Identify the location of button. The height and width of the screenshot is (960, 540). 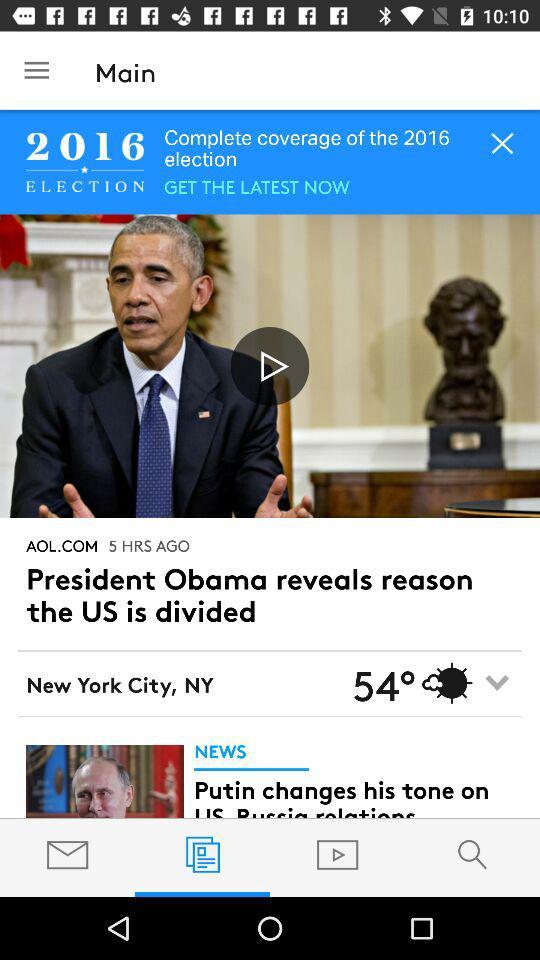
(270, 365).